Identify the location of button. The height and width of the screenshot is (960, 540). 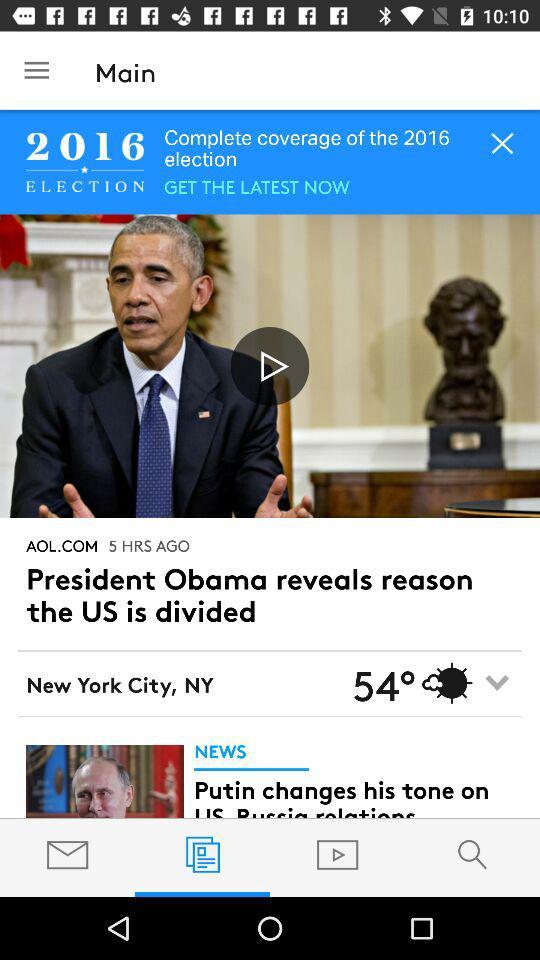
(270, 365).